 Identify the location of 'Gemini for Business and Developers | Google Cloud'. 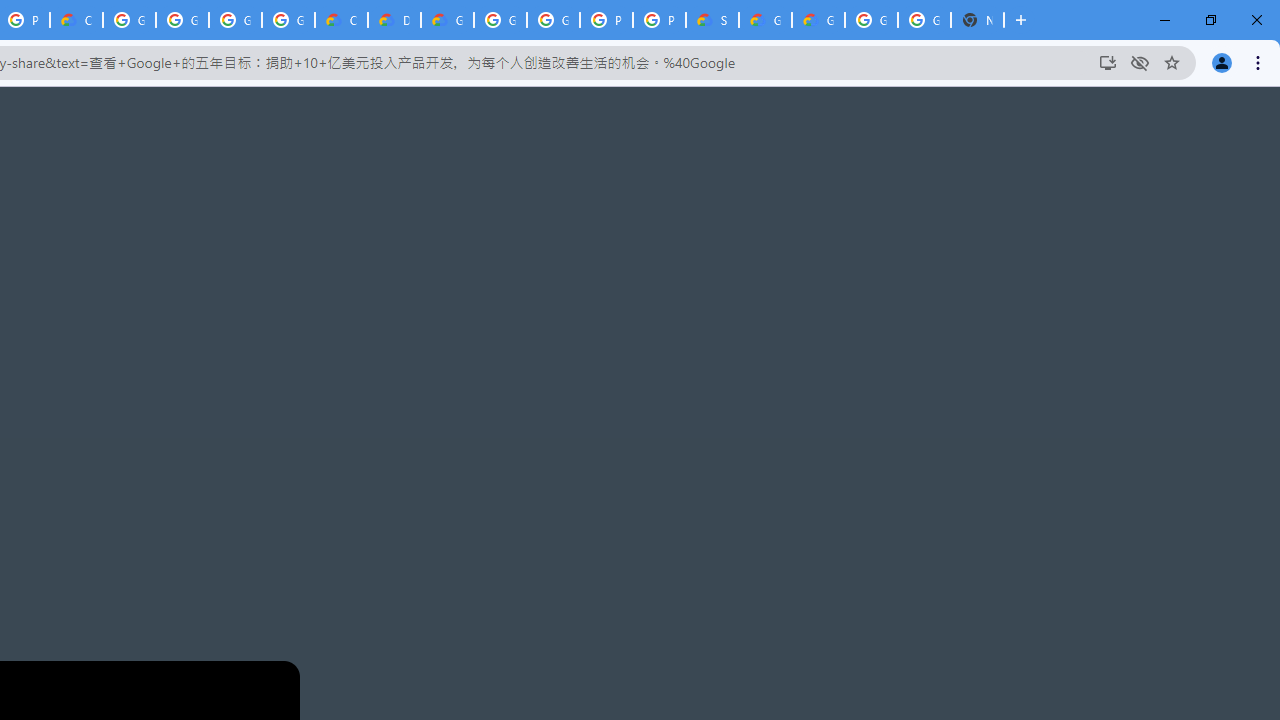
(446, 20).